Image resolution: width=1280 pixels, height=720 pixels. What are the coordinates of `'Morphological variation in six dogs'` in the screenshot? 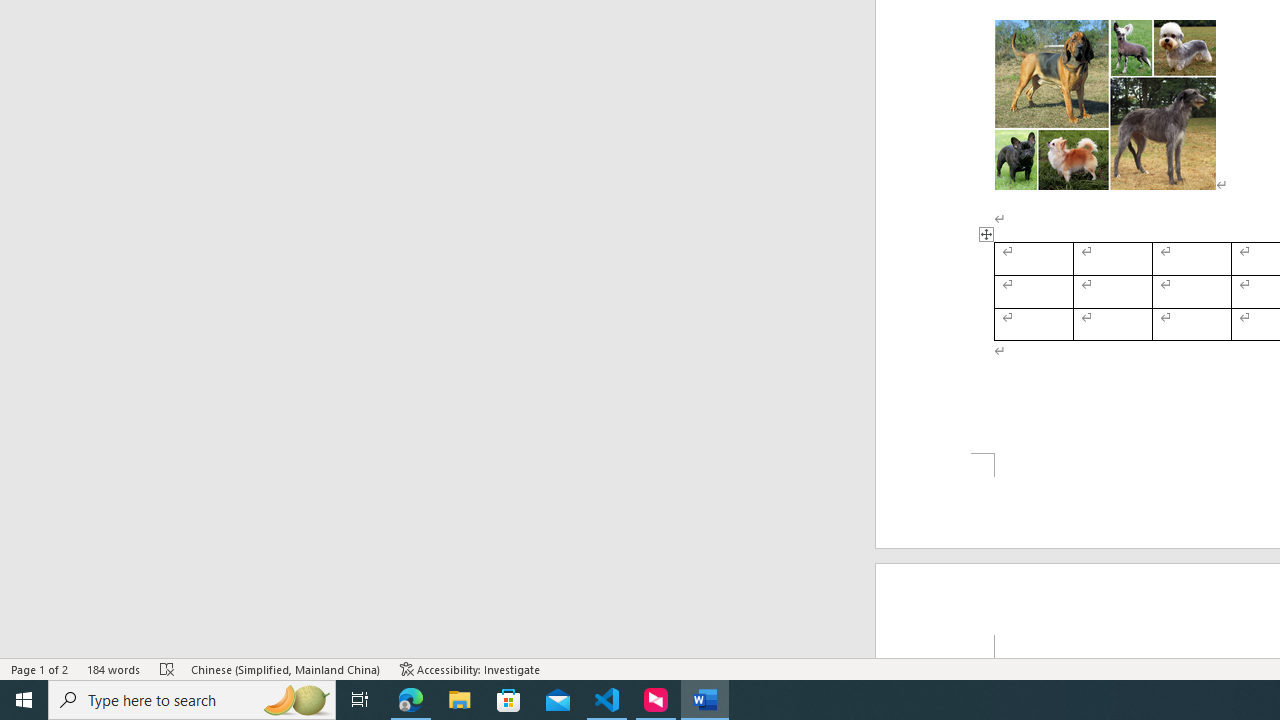 It's located at (1104, 105).